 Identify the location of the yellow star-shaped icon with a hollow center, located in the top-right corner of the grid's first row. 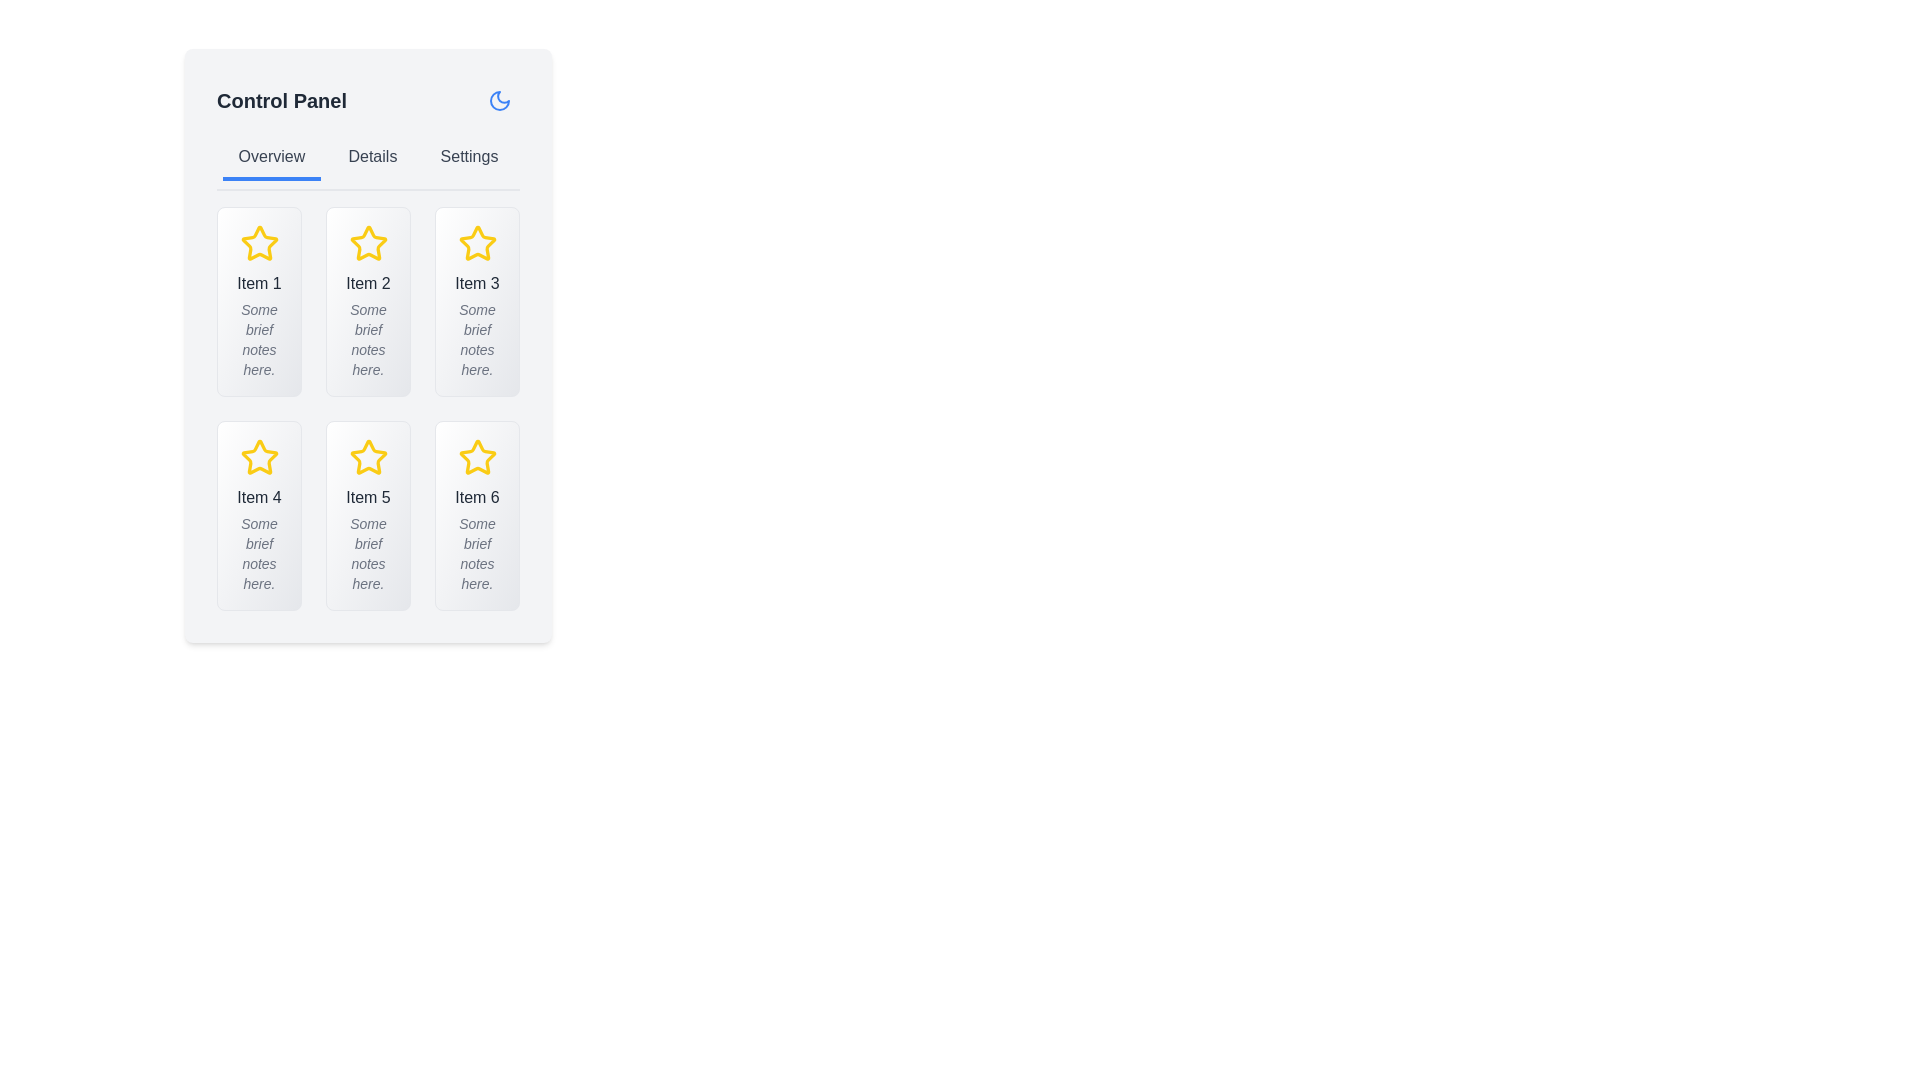
(476, 242).